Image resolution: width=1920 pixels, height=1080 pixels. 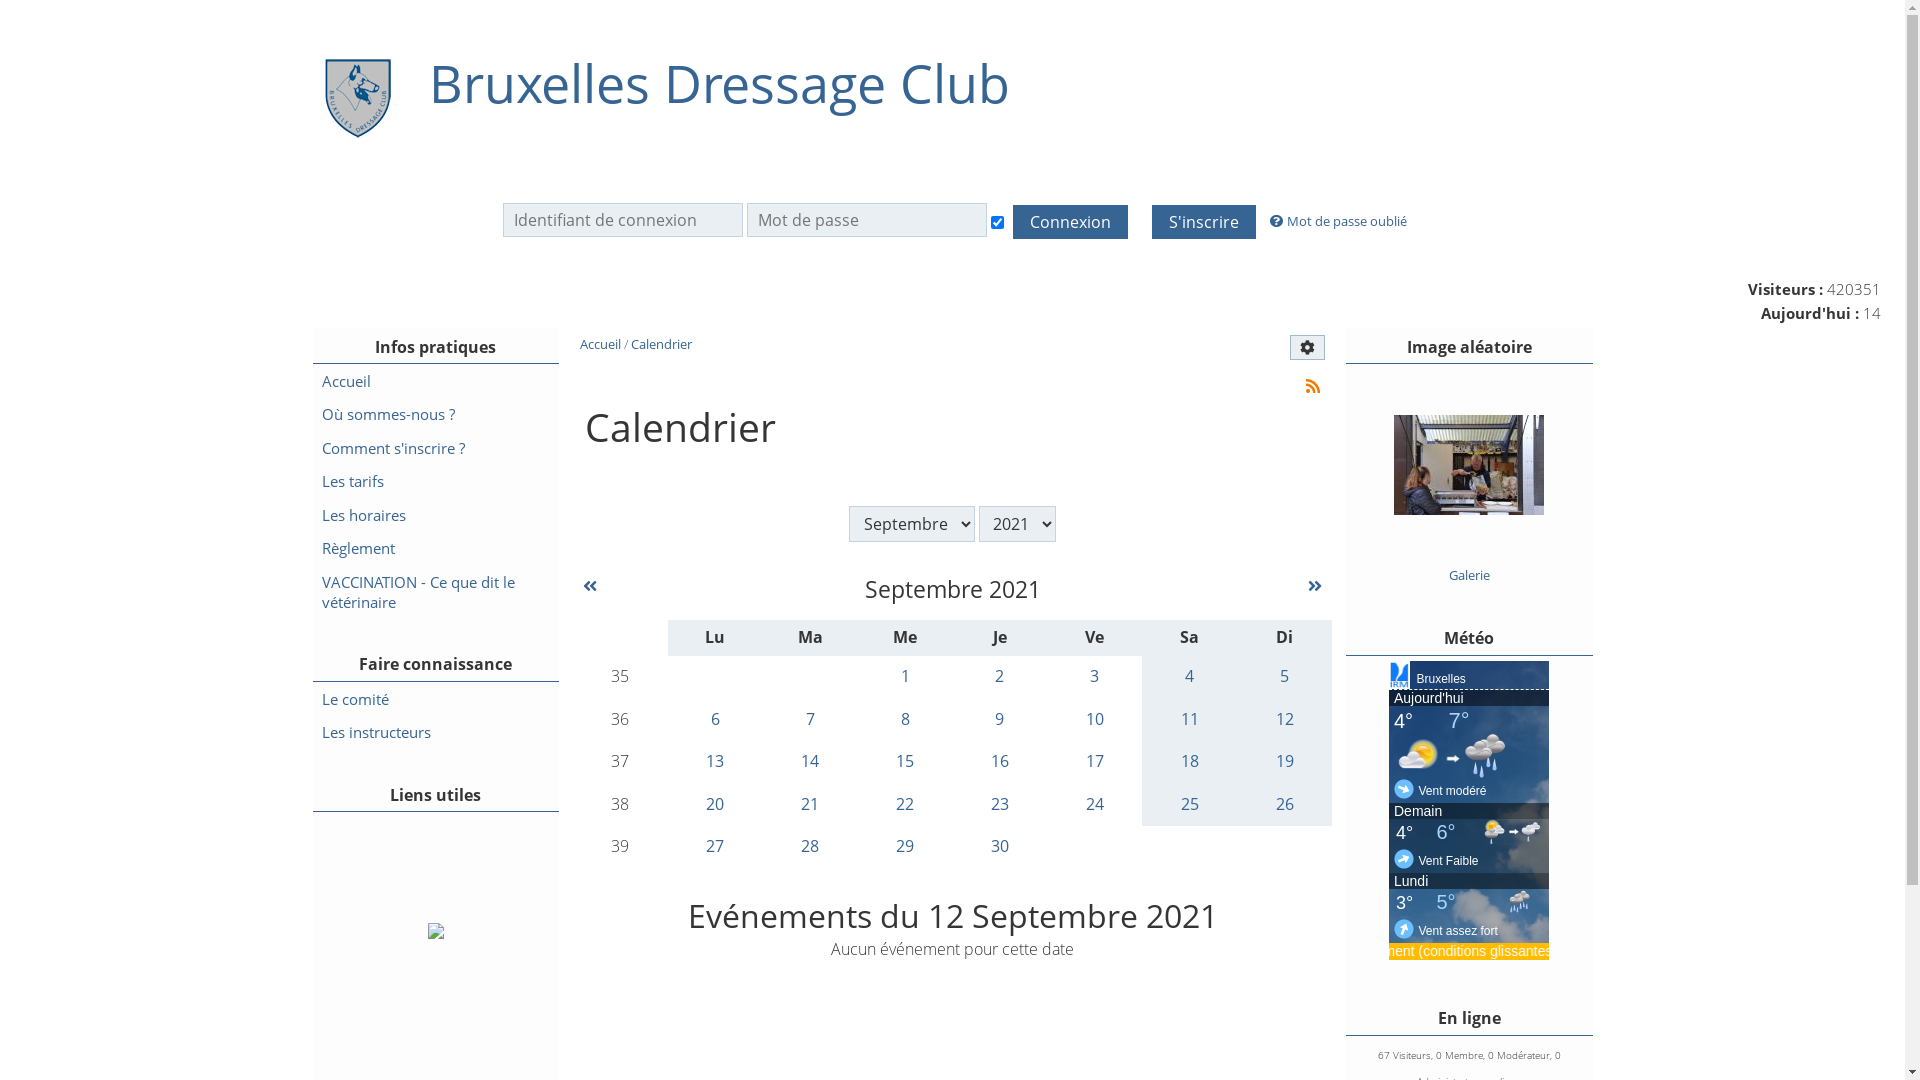 What do you see at coordinates (434, 381) in the screenshot?
I see `'Accueil'` at bounding box center [434, 381].